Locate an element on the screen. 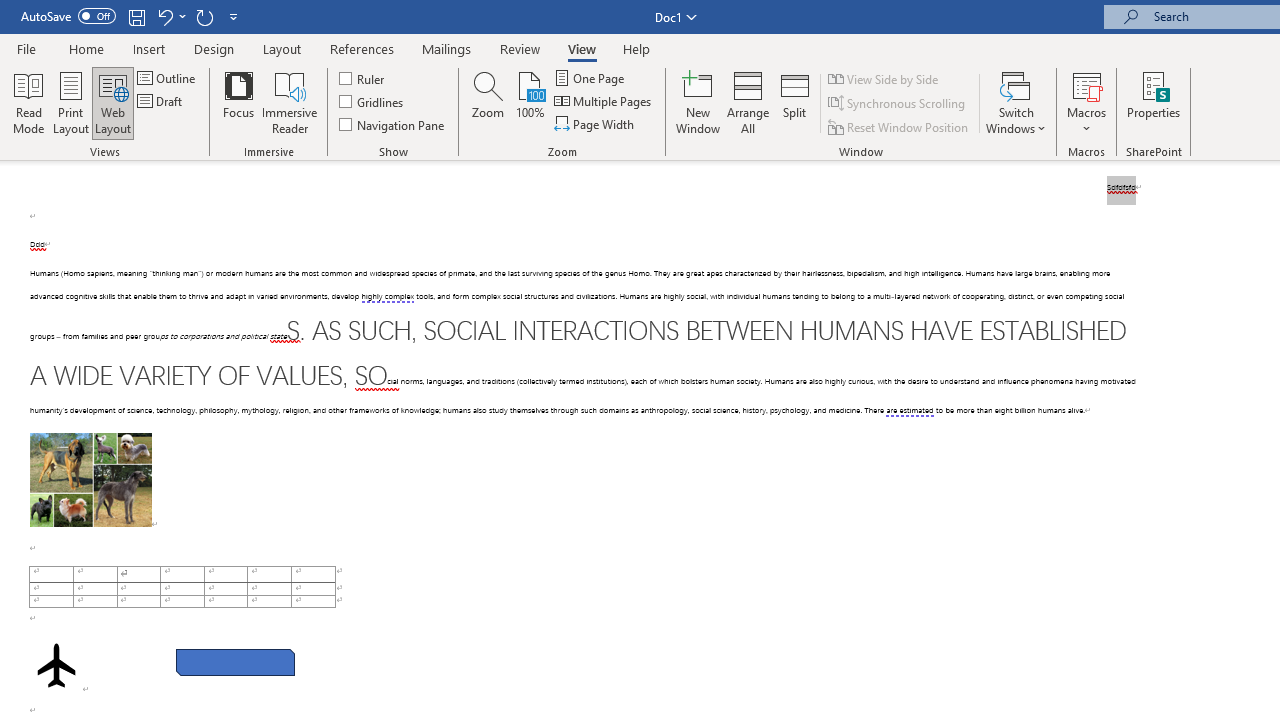  'Airplane with solid fill' is located at coordinates (56, 665).